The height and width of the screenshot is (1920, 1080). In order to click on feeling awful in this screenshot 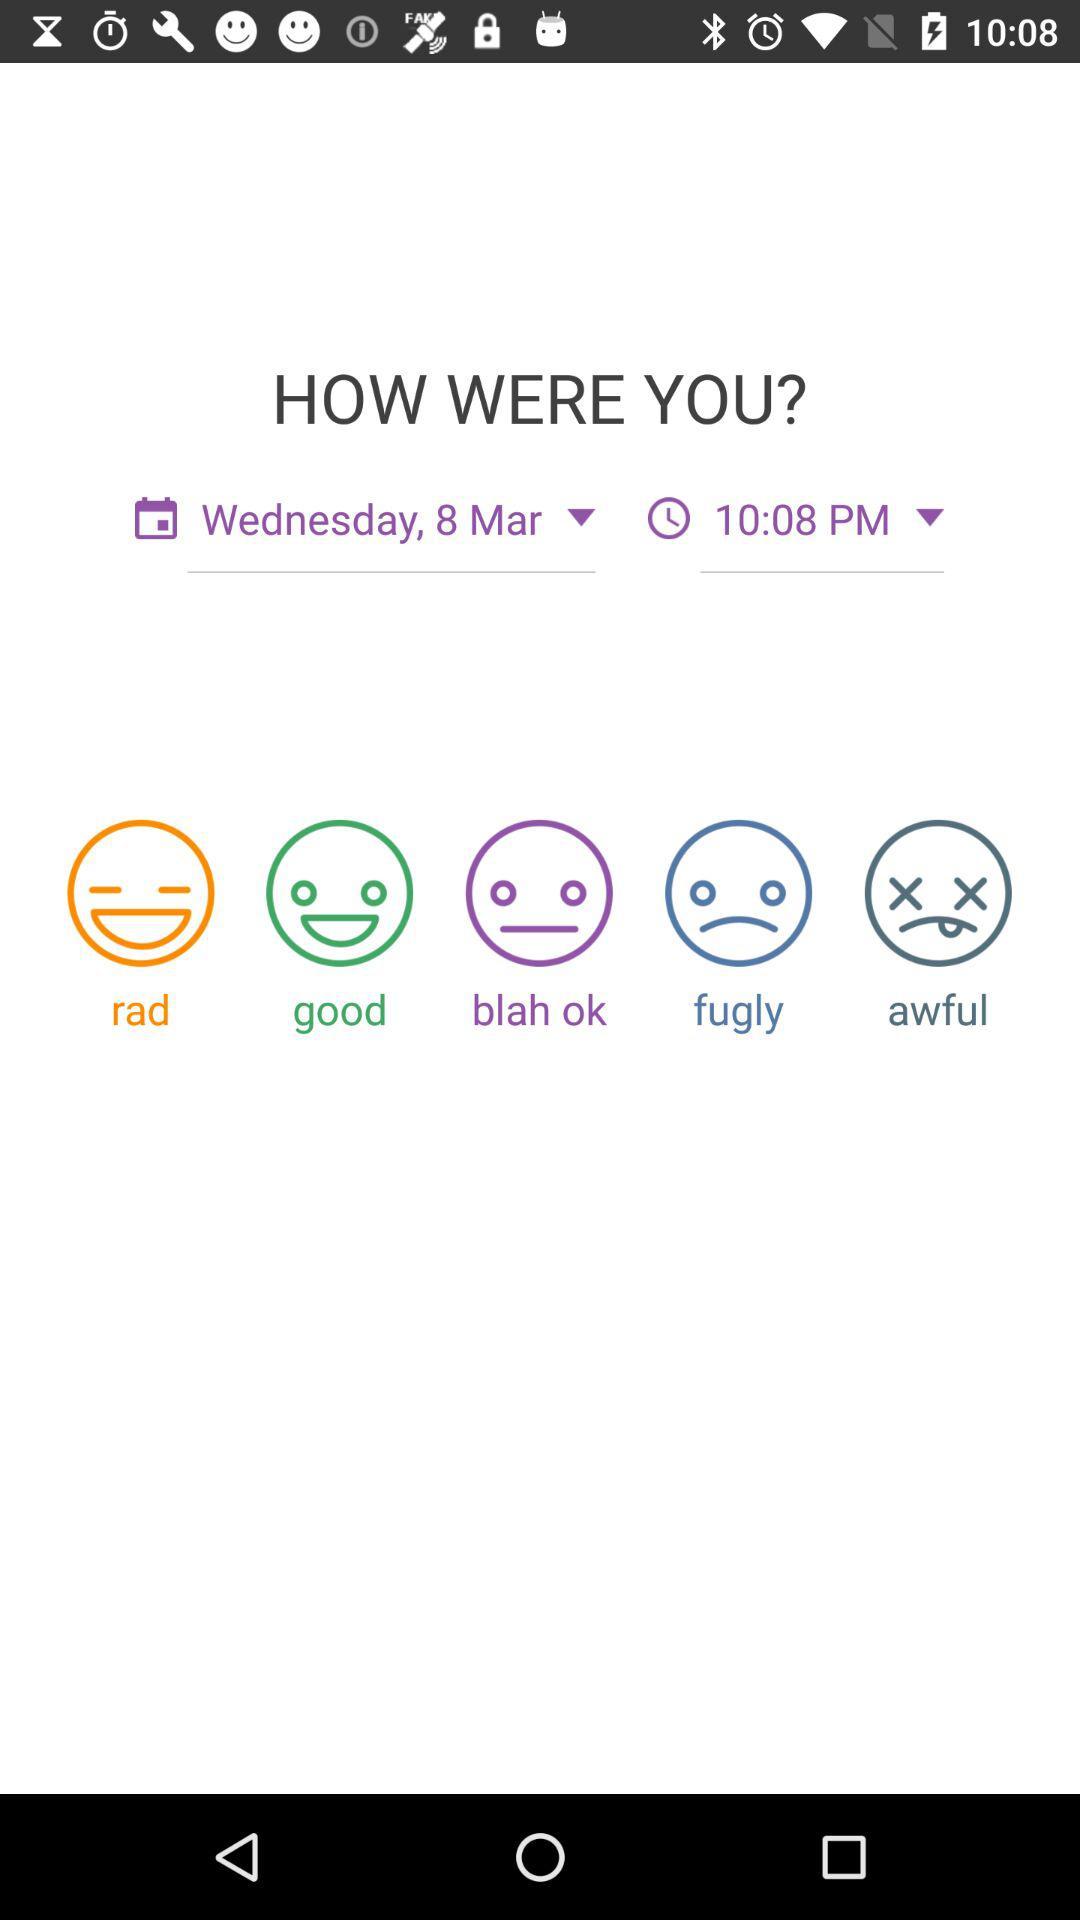, I will do `click(938, 892)`.